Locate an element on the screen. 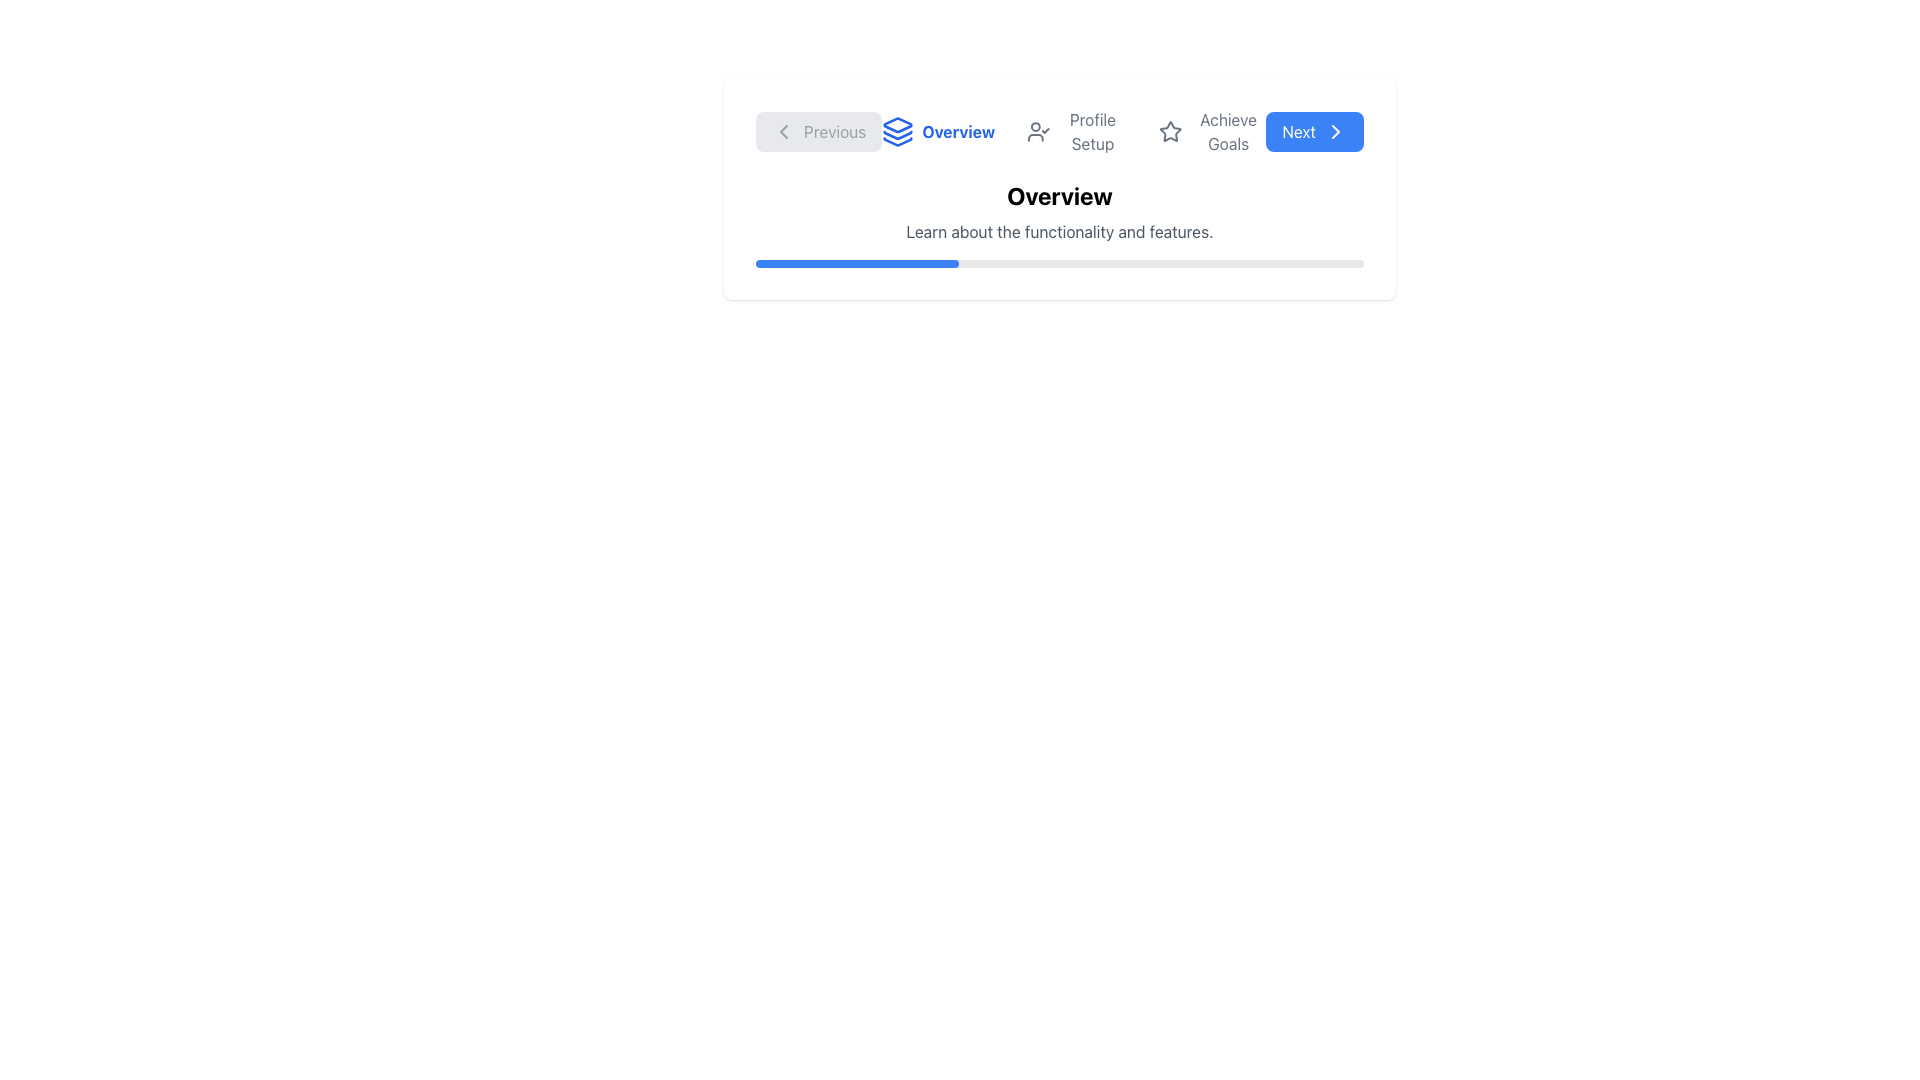  the navigation button located at the rightmost side of the navigation bar, following the 'Achieve Goals' section, to move to the next step is located at coordinates (1315, 131).